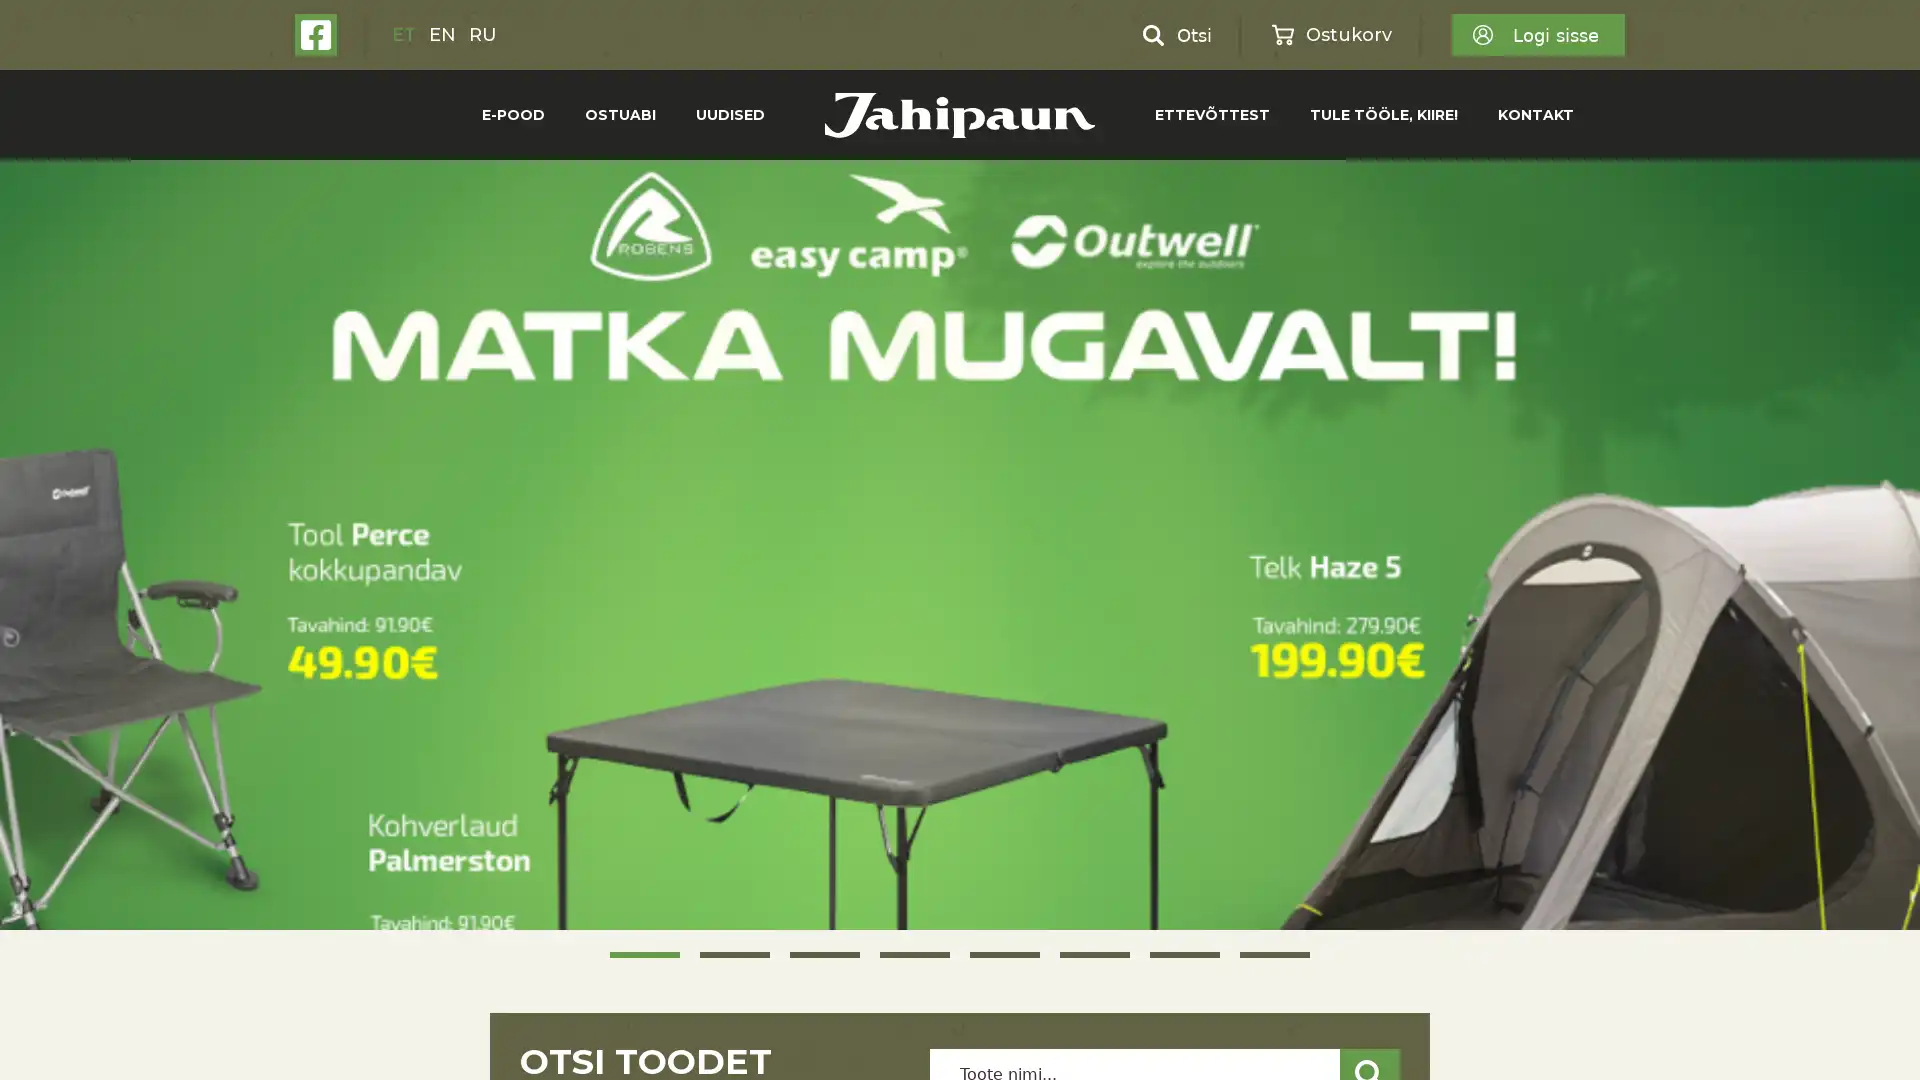 The image size is (1920, 1080). I want to click on Otsi, so click(1177, 34).